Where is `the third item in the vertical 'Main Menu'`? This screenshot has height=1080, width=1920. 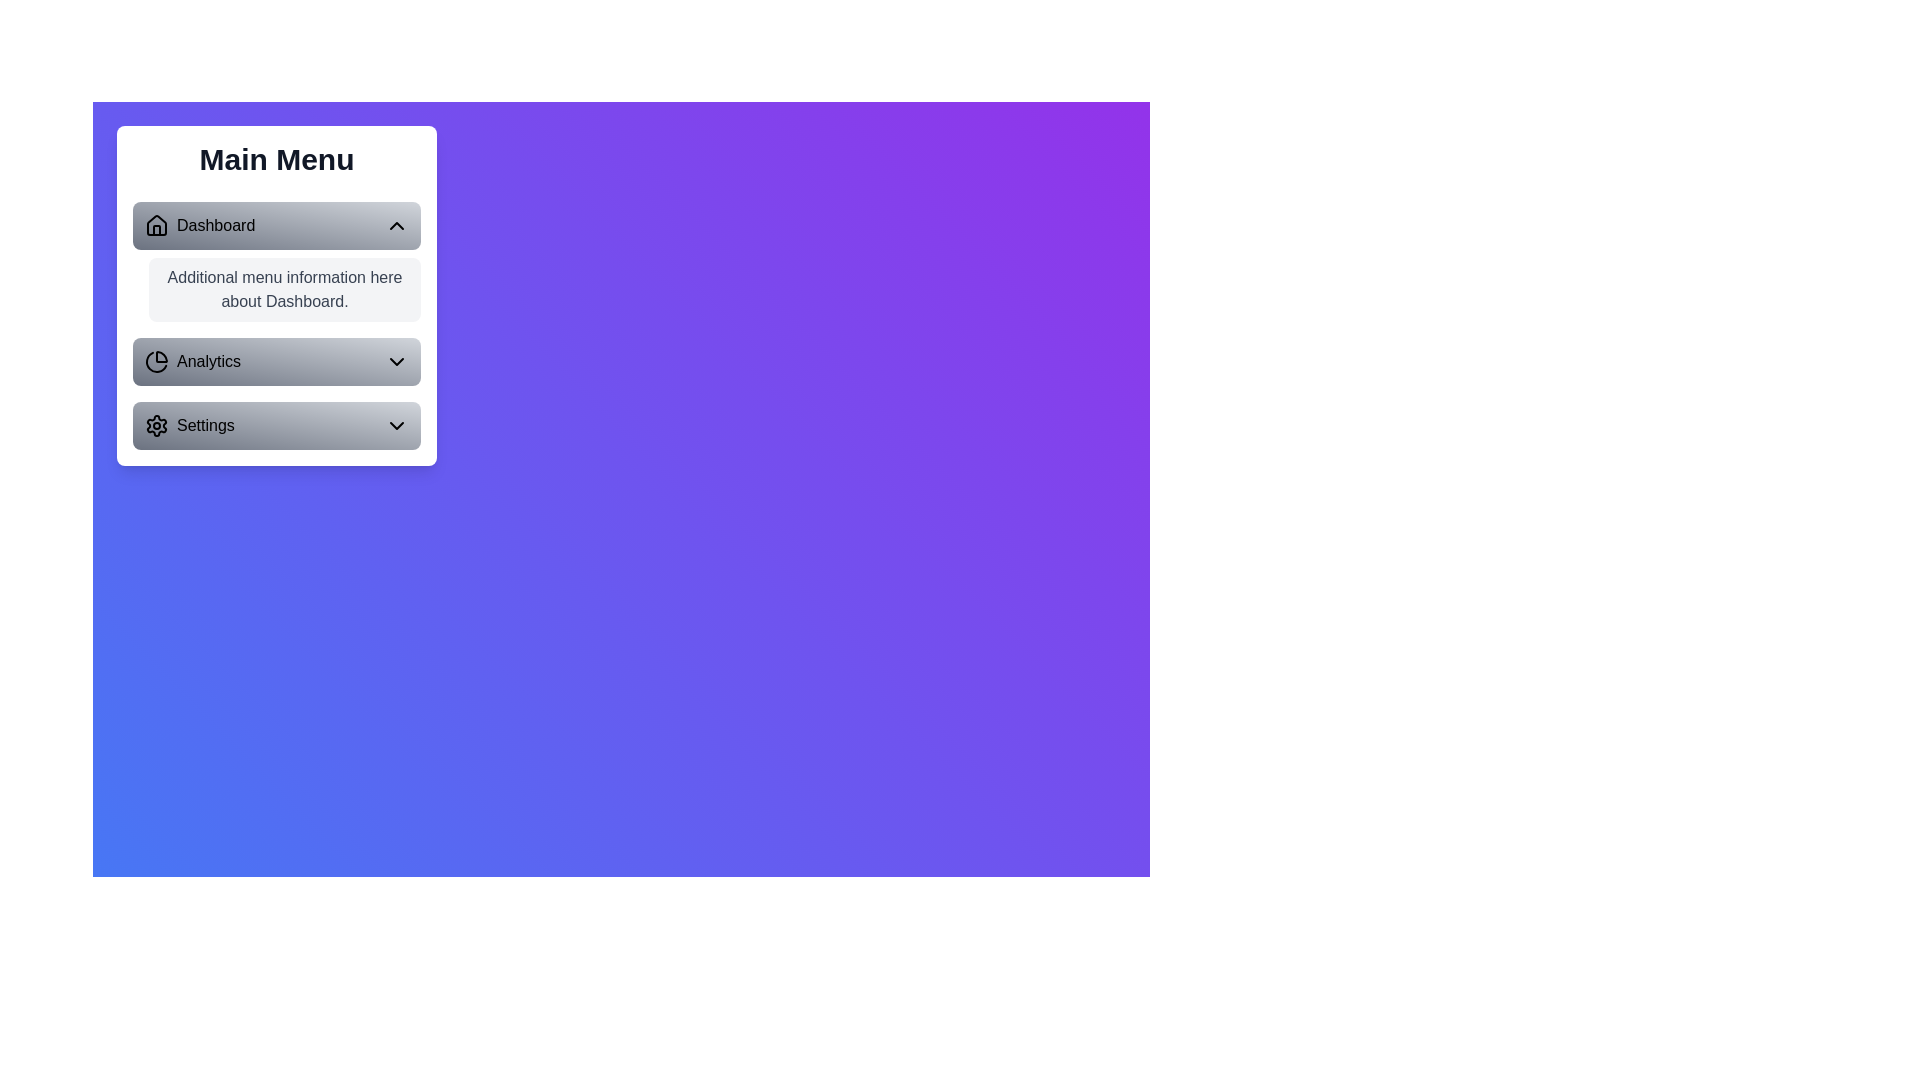
the third item in the vertical 'Main Menu' is located at coordinates (276, 424).